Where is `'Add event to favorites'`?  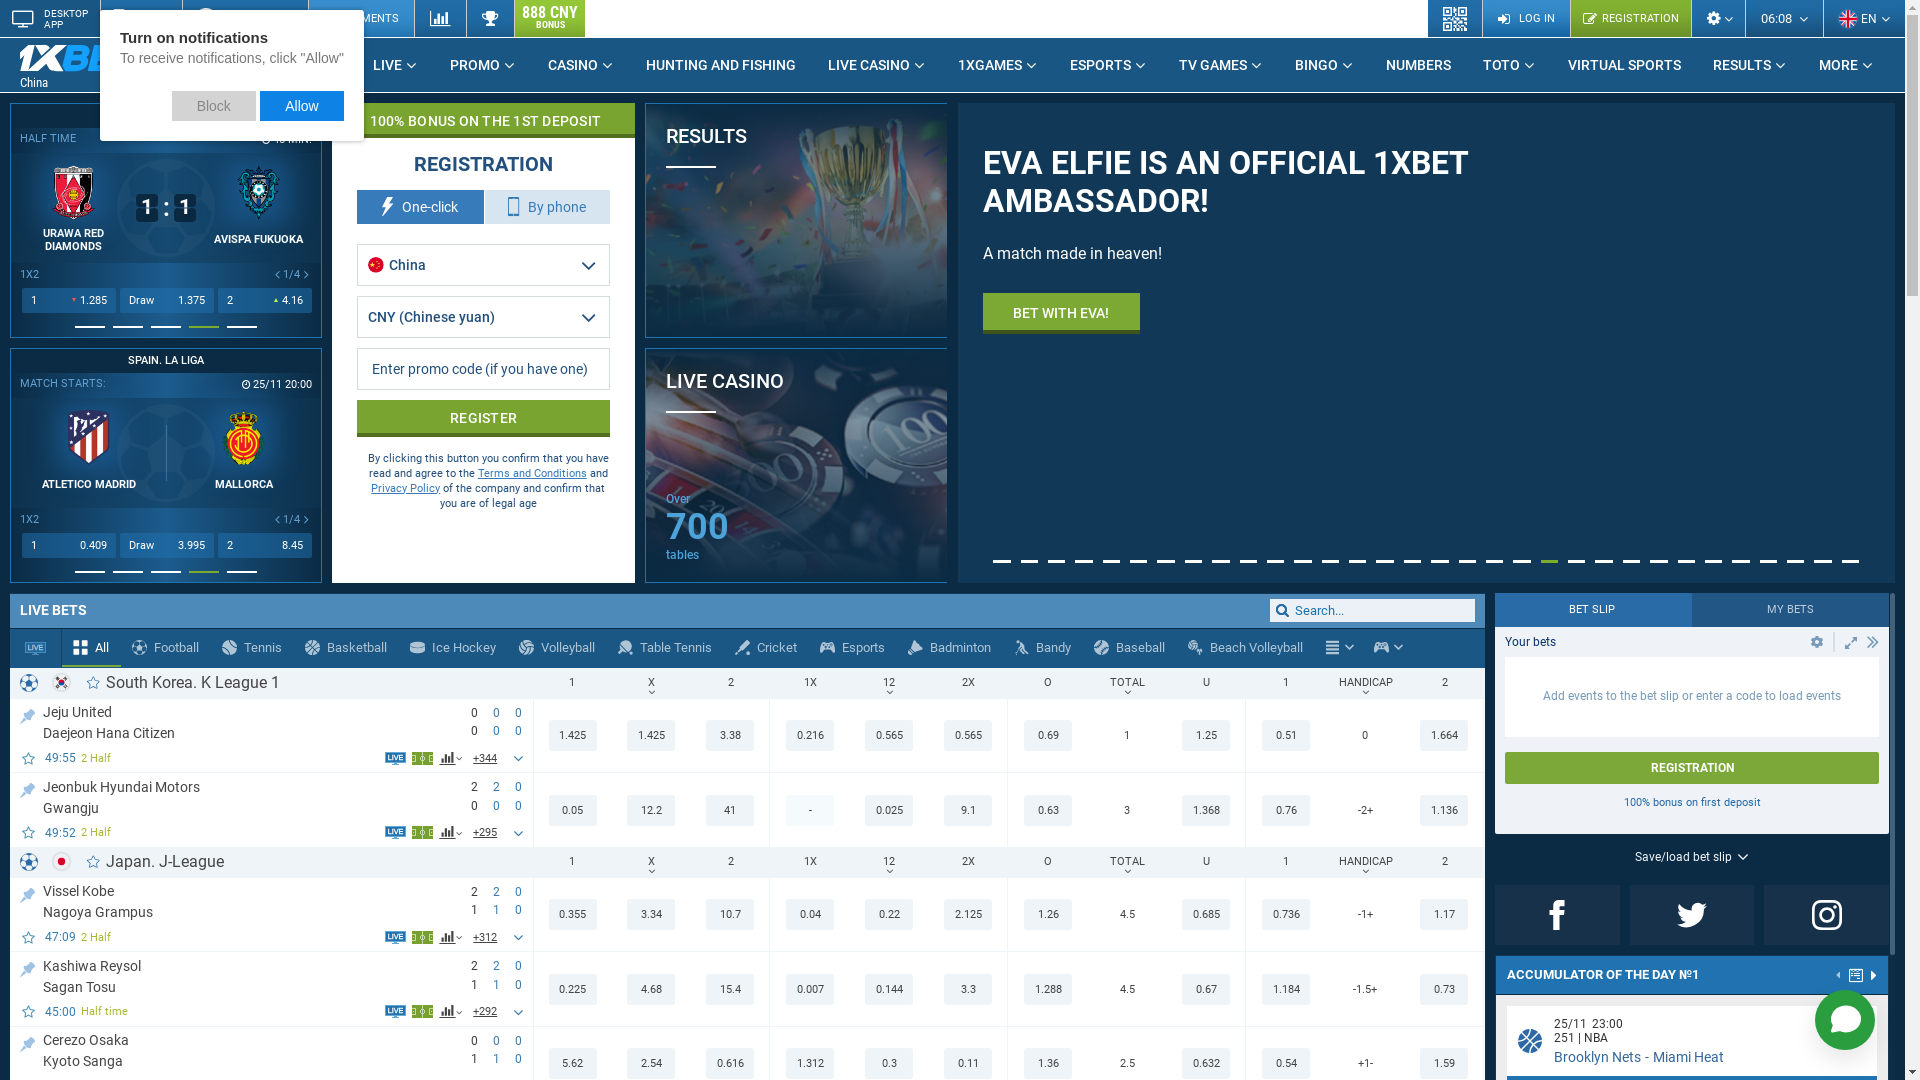 'Add event to favorites' is located at coordinates (29, 832).